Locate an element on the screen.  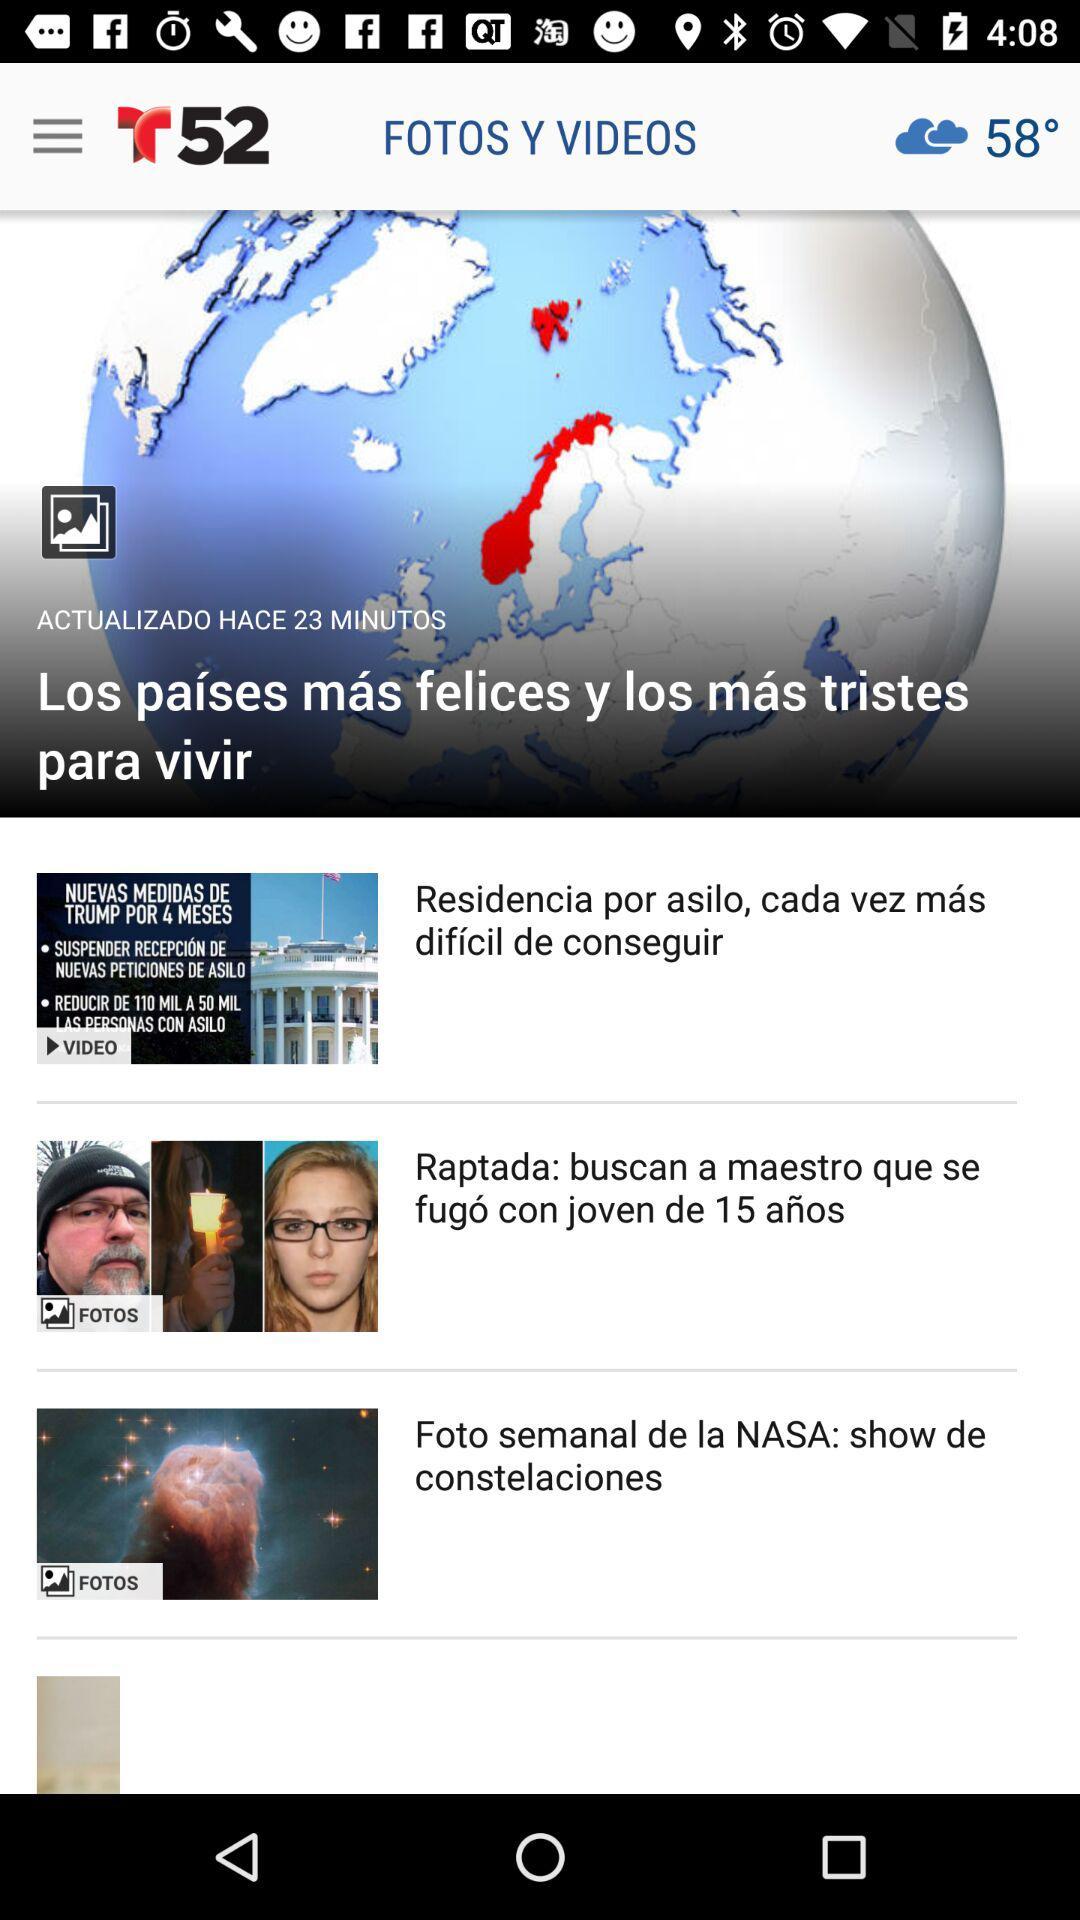
the article is located at coordinates (207, 1504).